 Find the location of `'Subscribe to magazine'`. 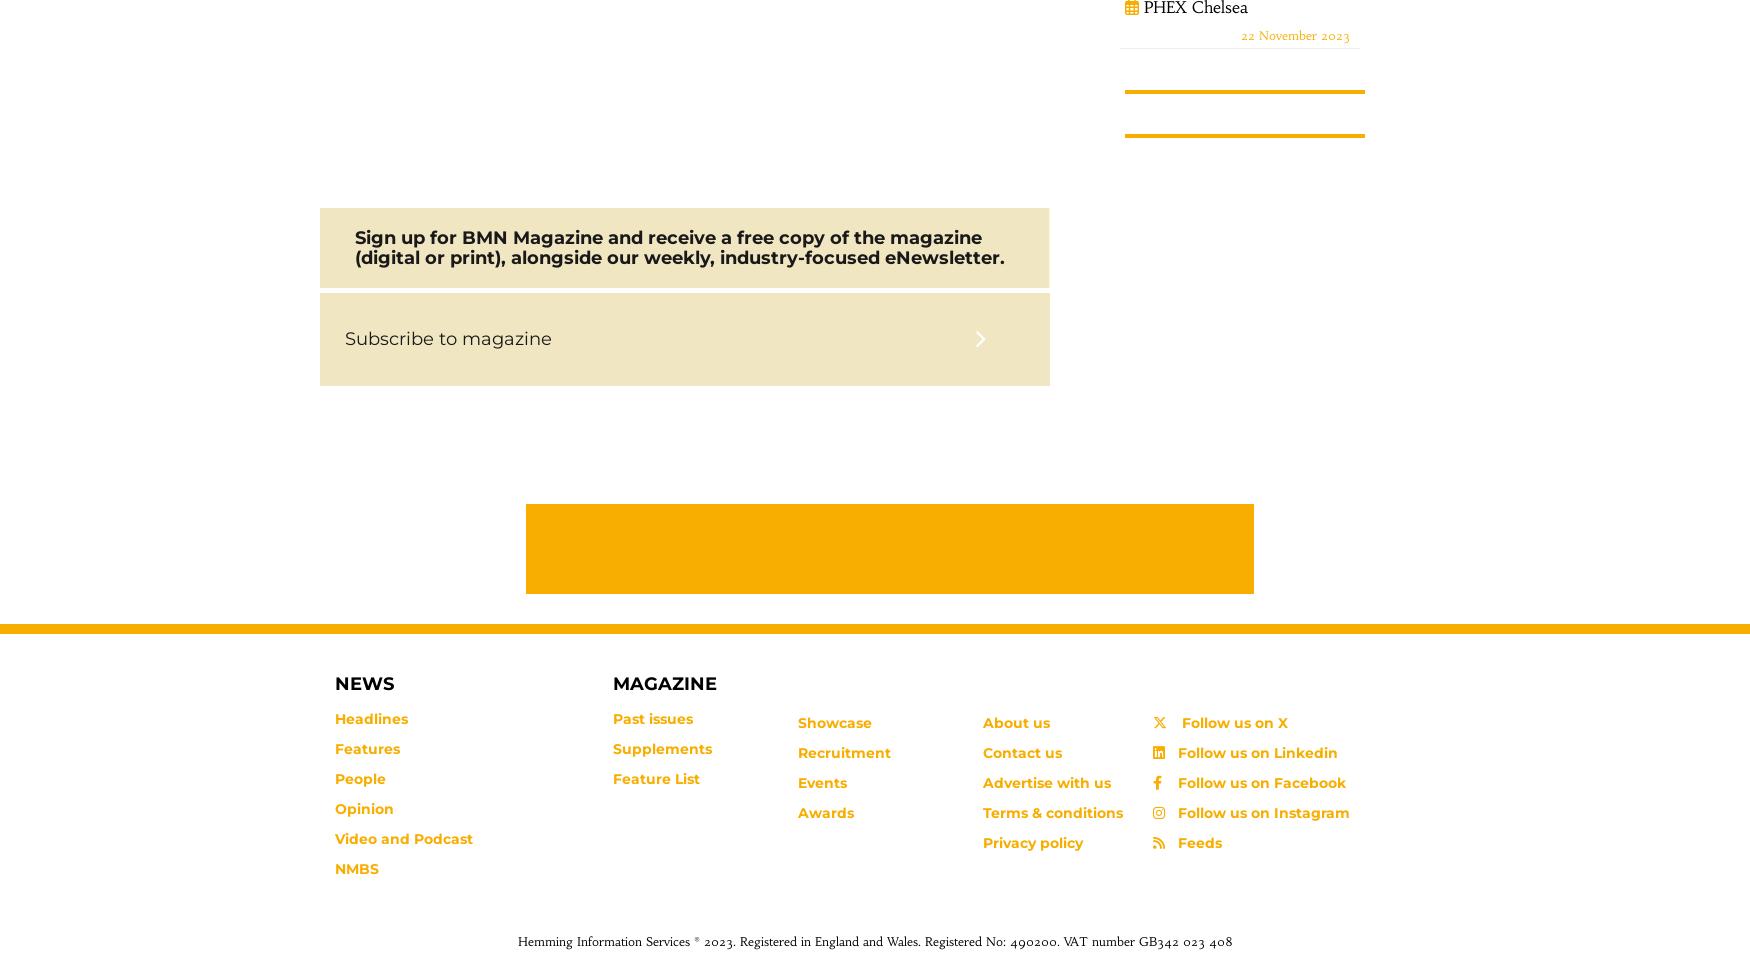

'Subscribe to magazine' is located at coordinates (448, 338).